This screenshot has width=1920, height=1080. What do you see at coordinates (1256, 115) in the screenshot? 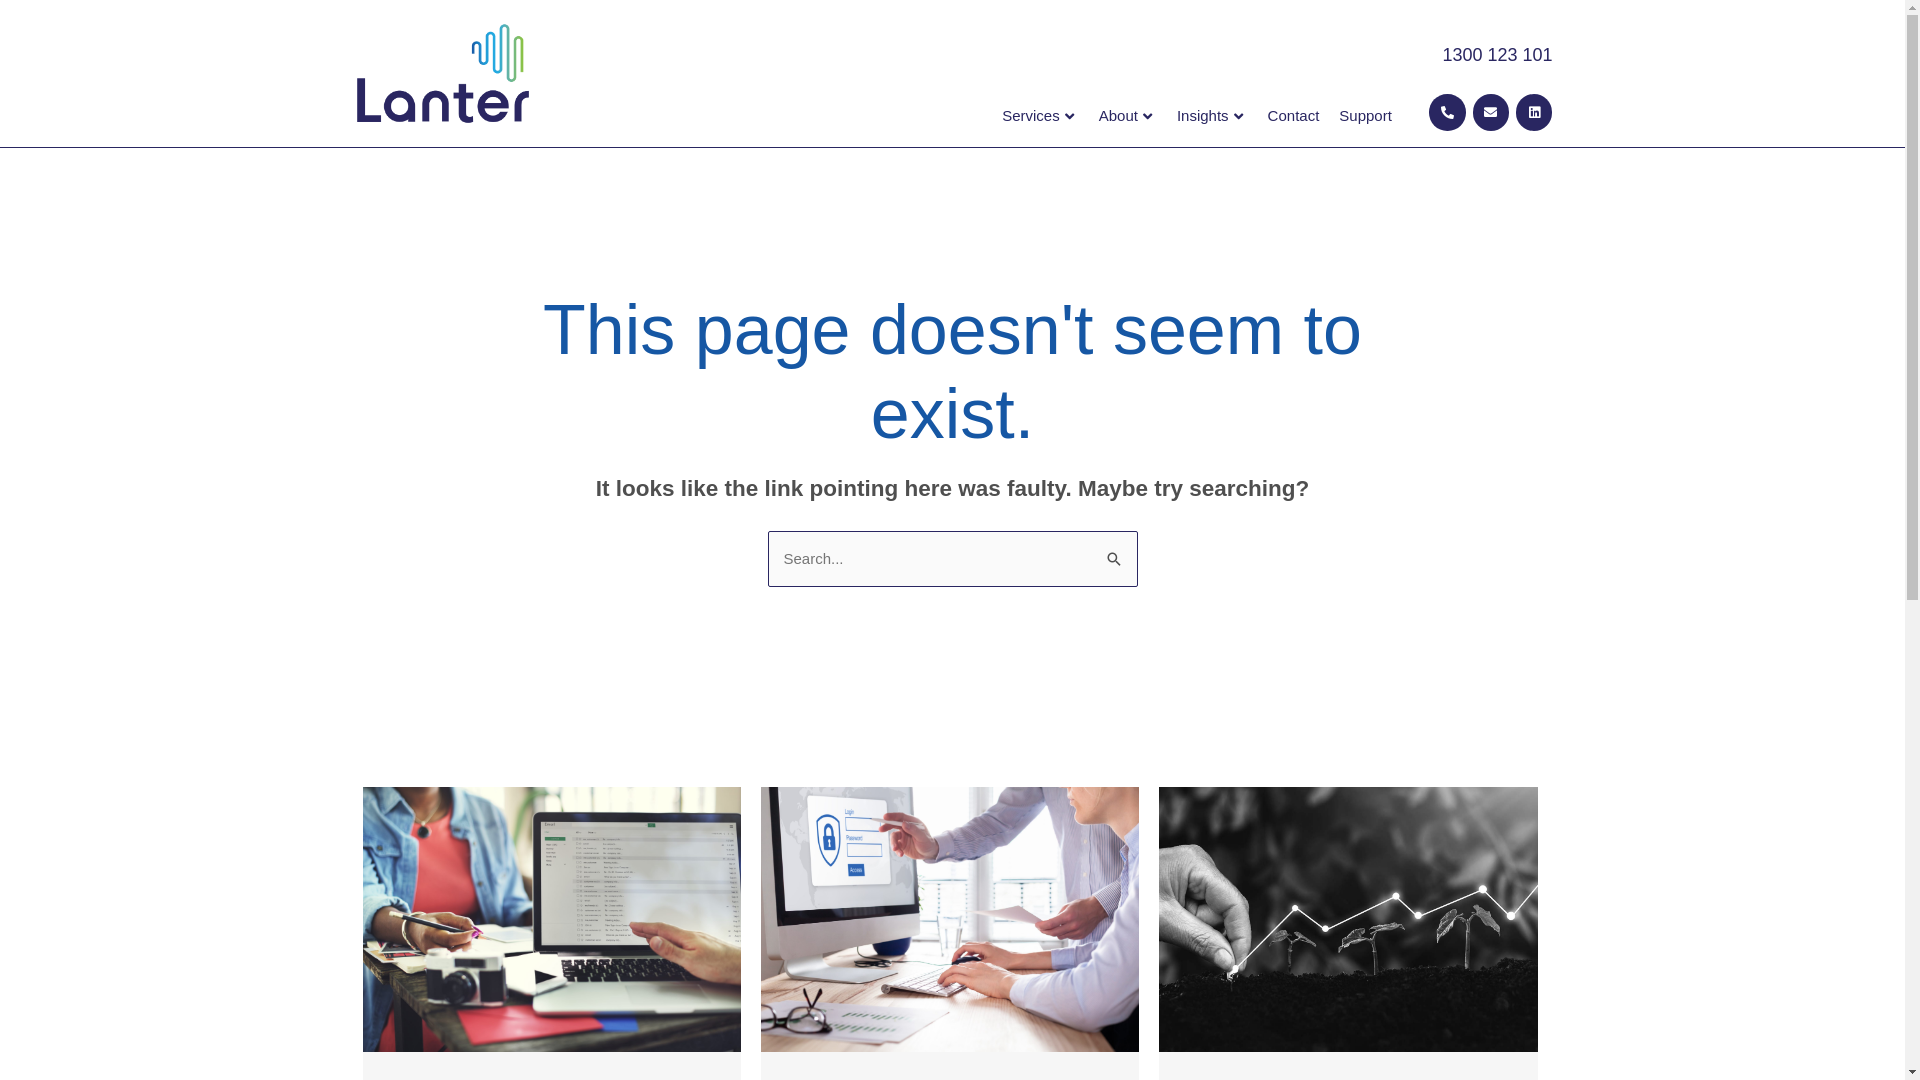
I see `'Contact'` at bounding box center [1256, 115].